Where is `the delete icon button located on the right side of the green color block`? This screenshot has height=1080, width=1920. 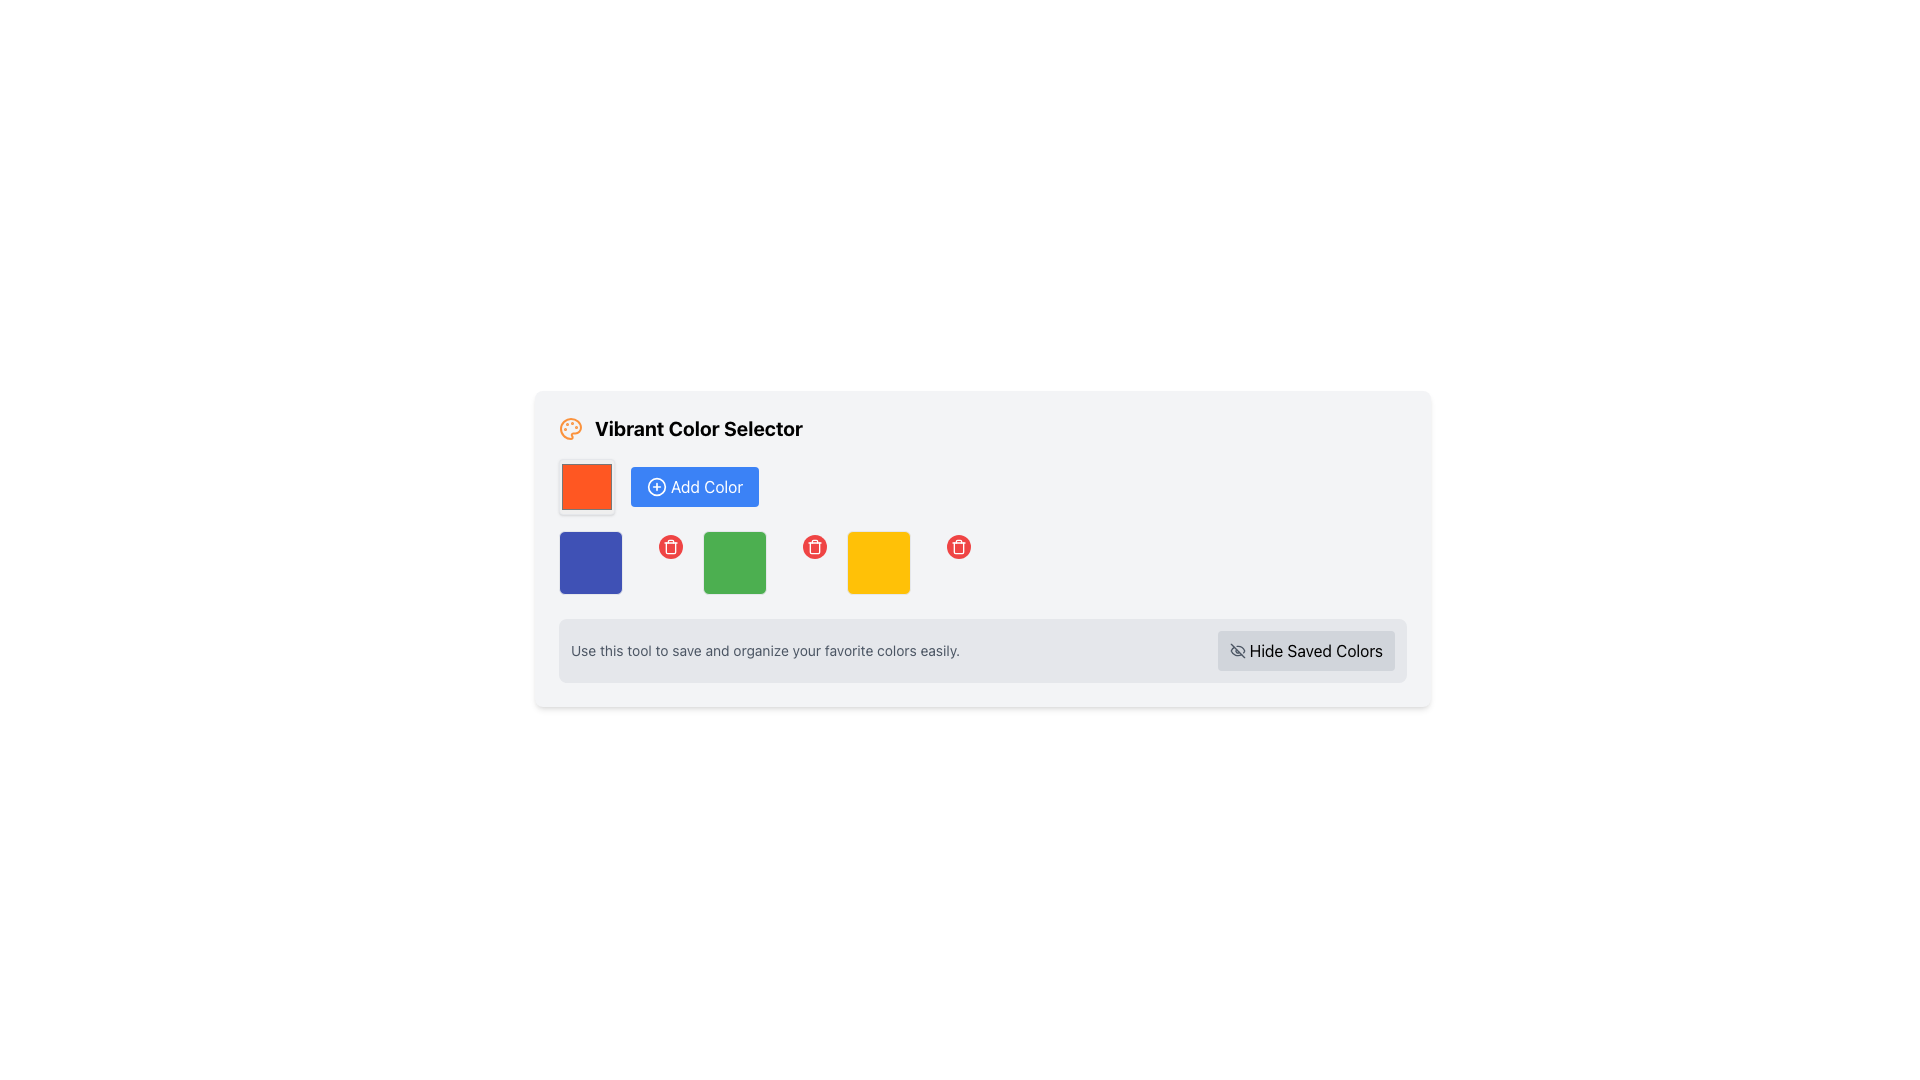
the delete icon button located on the right side of the green color block is located at coordinates (815, 547).